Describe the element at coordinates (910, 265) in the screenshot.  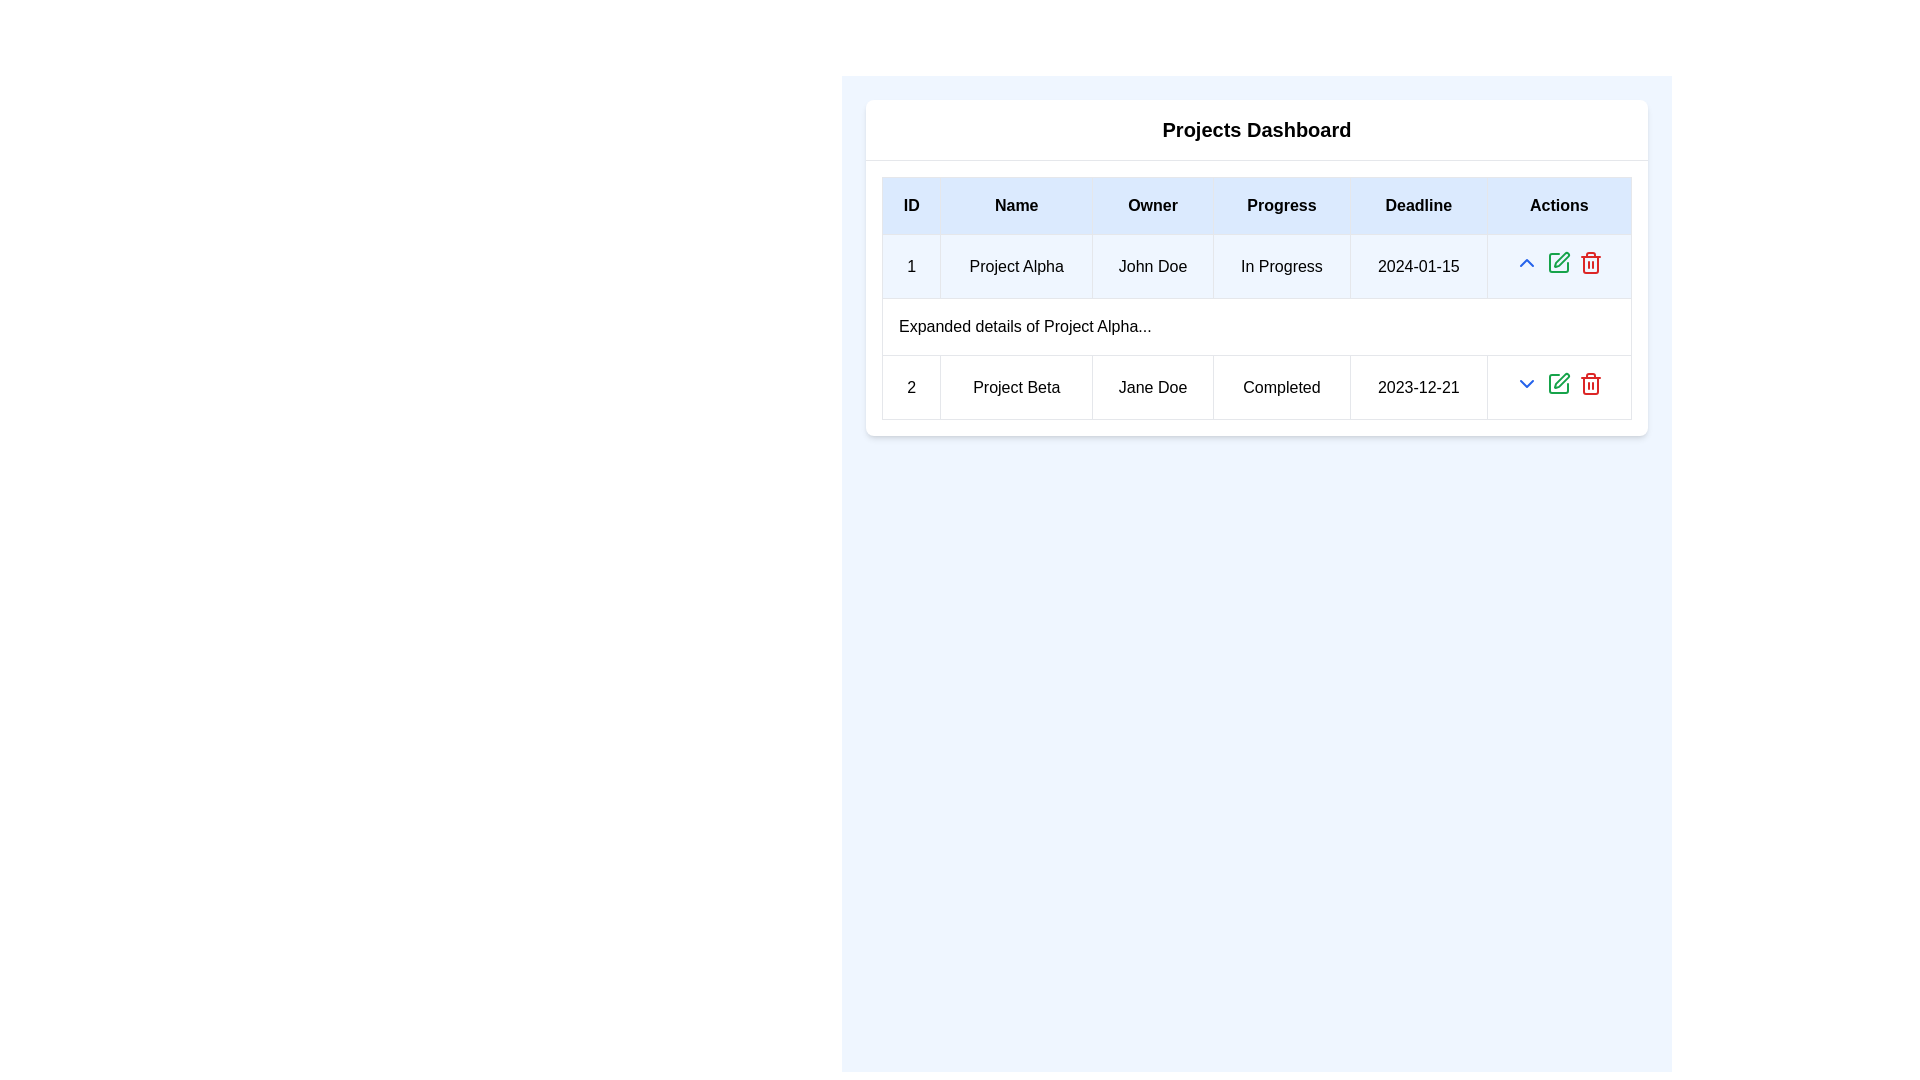
I see `contents of the Text Display element that serves as a unique identifier for the first record in the dataset, located in the 'ID' column adjacent to 'Project Alpha'` at that location.